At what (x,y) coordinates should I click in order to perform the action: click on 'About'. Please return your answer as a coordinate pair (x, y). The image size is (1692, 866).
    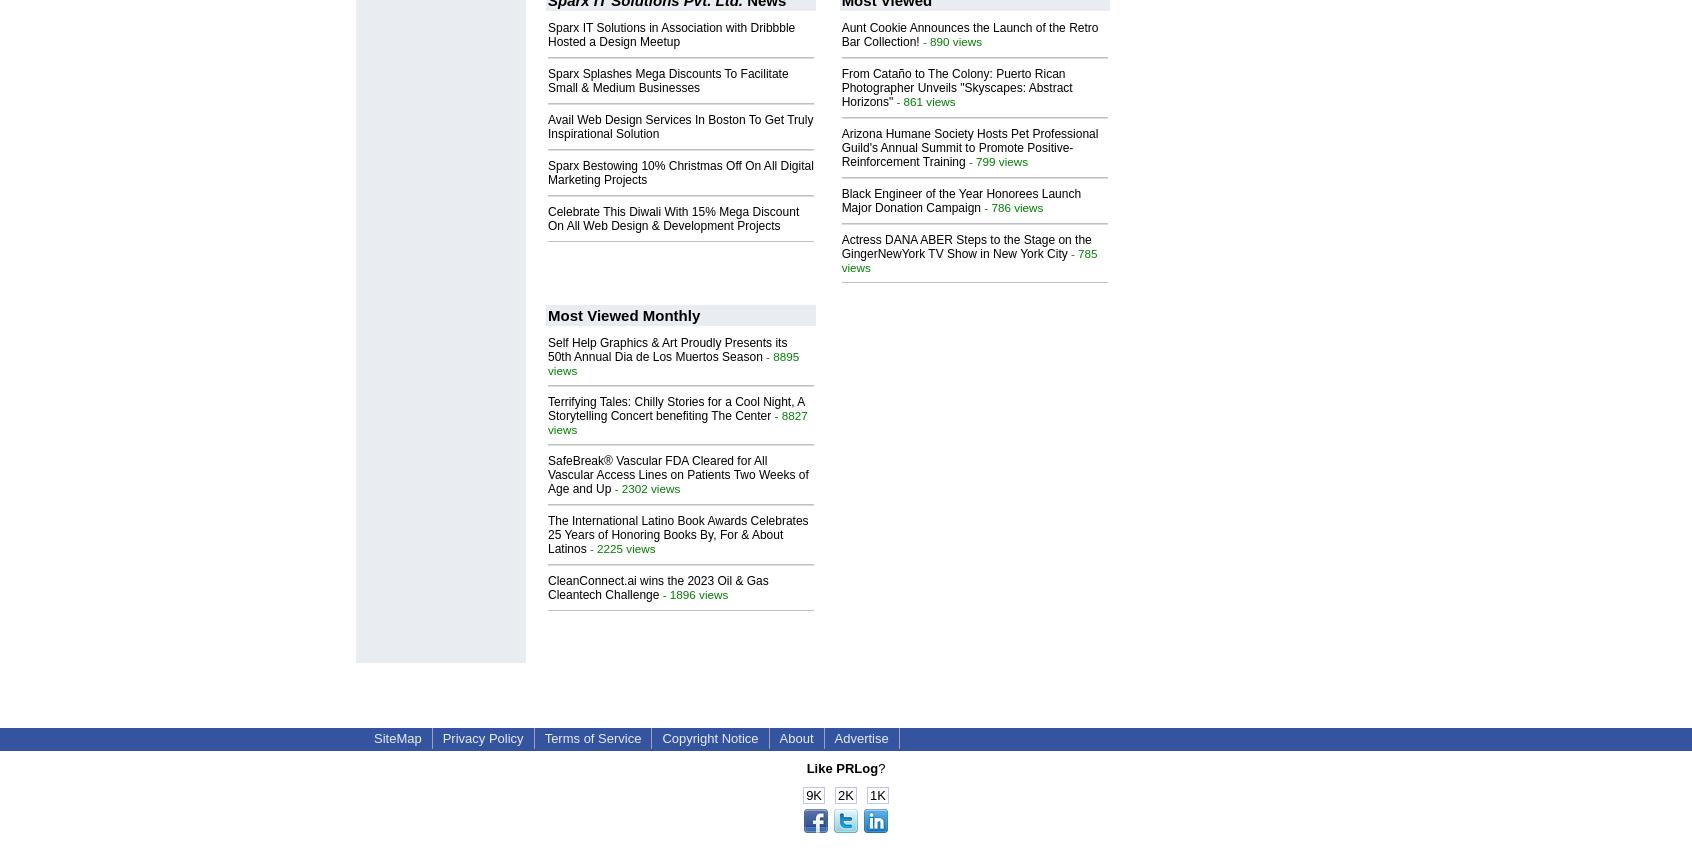
    Looking at the image, I should click on (795, 736).